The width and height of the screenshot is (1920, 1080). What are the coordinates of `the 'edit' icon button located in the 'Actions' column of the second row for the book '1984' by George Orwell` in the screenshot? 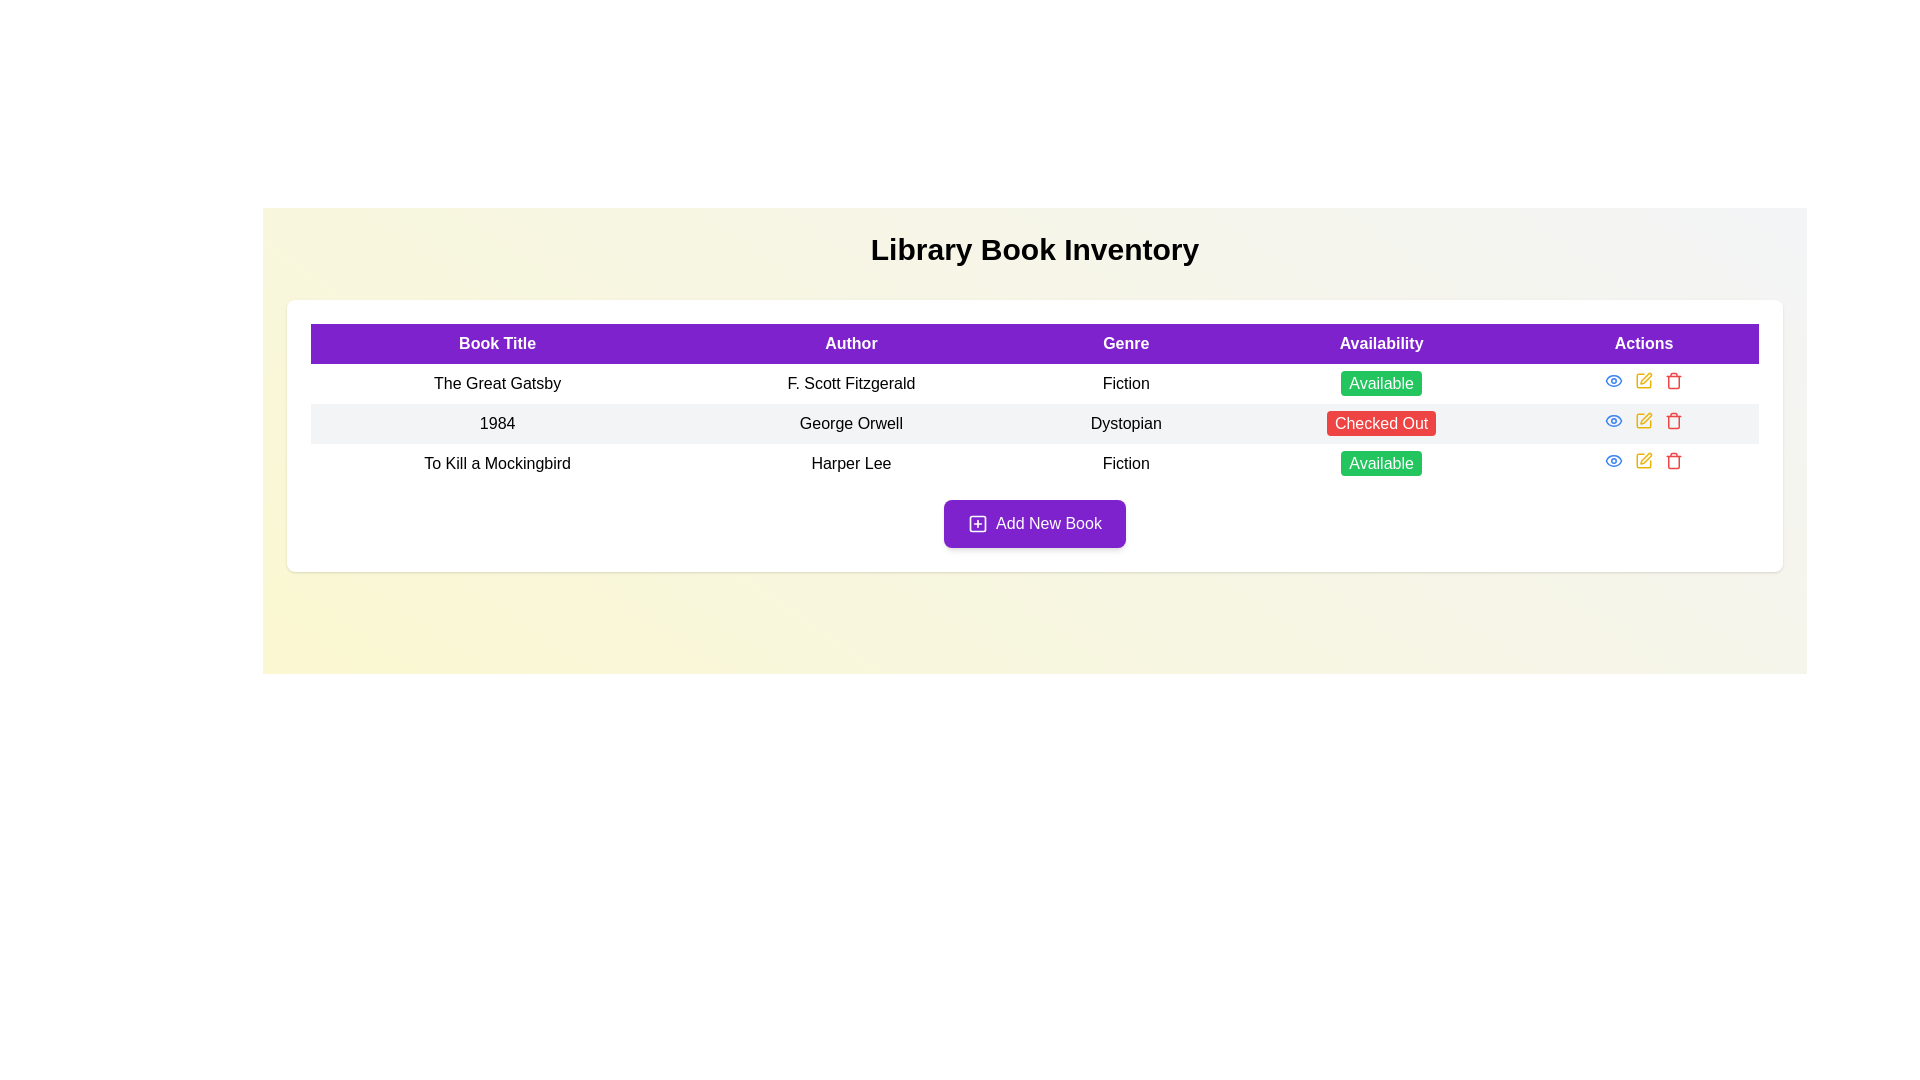 It's located at (1646, 378).